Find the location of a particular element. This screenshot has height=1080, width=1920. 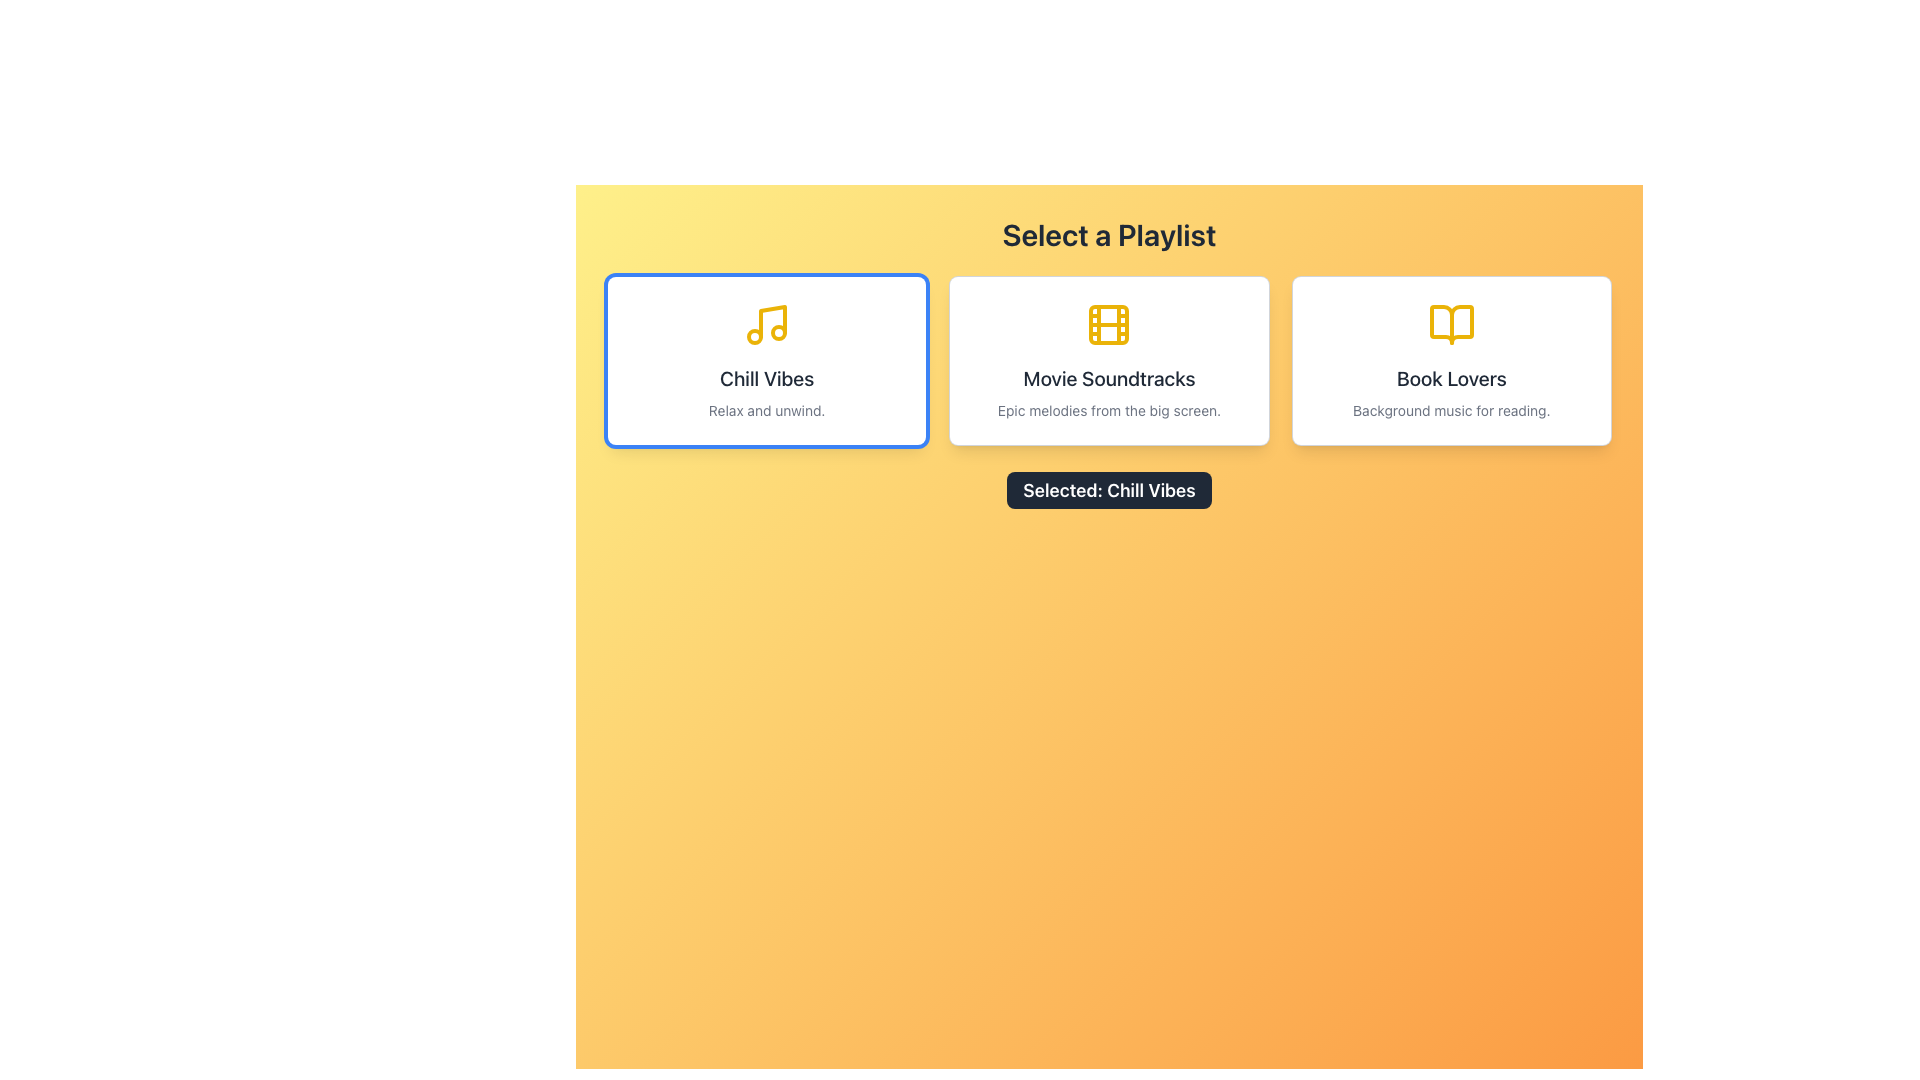

the 'Movie Soundtracks' icon located at the center of the selection card is located at coordinates (1108, 323).